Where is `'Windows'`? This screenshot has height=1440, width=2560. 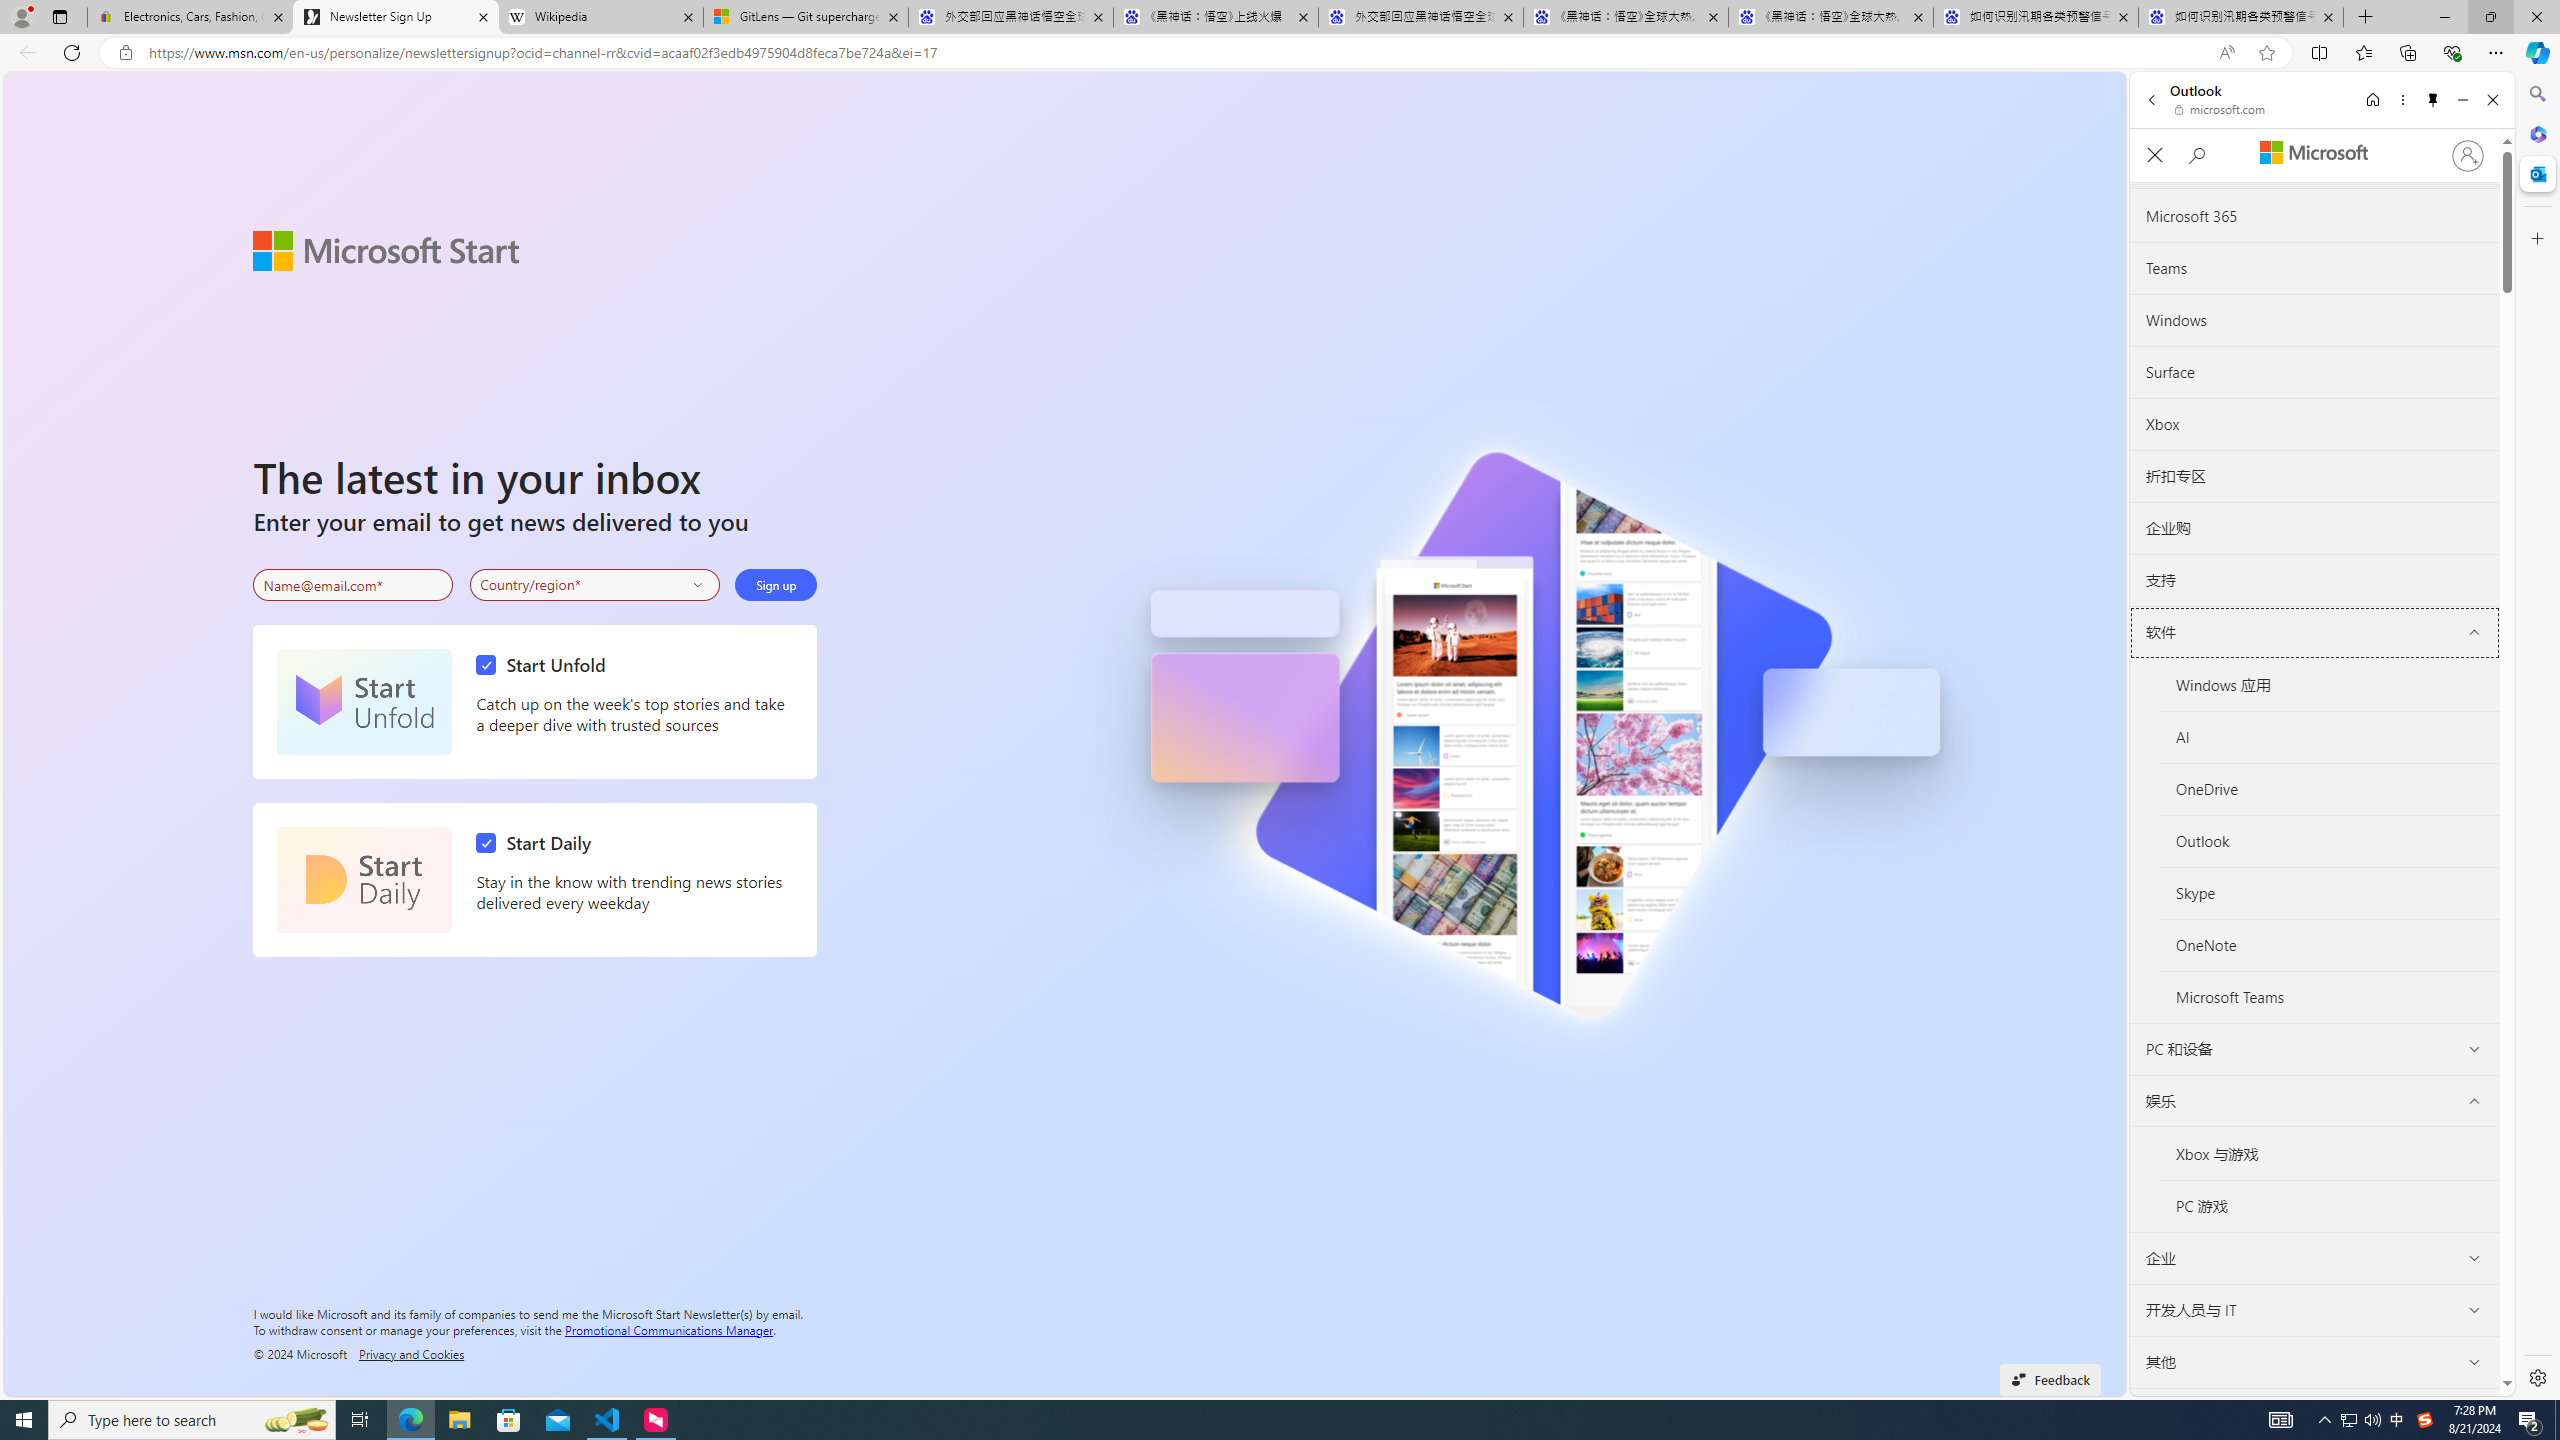 'Windows' is located at coordinates (2315, 321).